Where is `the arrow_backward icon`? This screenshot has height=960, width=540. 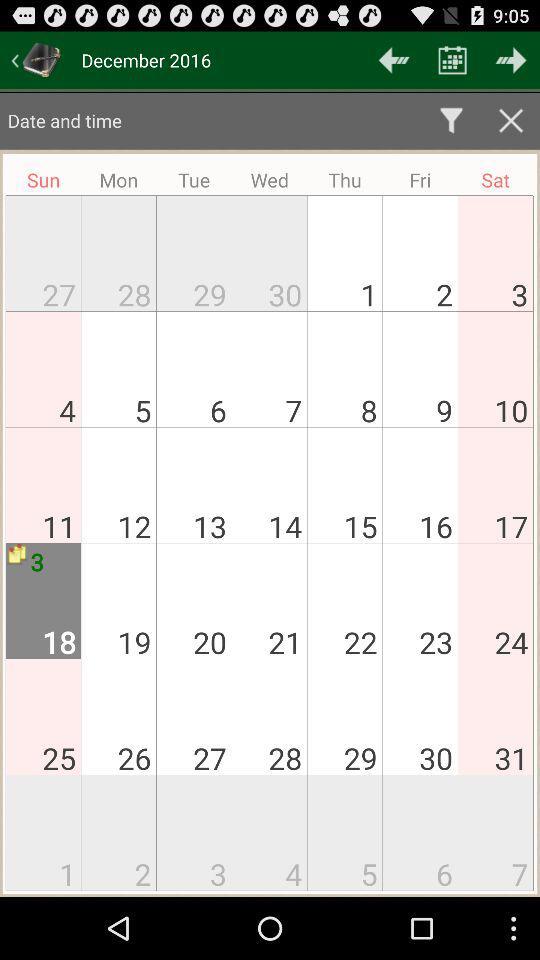
the arrow_backward icon is located at coordinates (394, 64).